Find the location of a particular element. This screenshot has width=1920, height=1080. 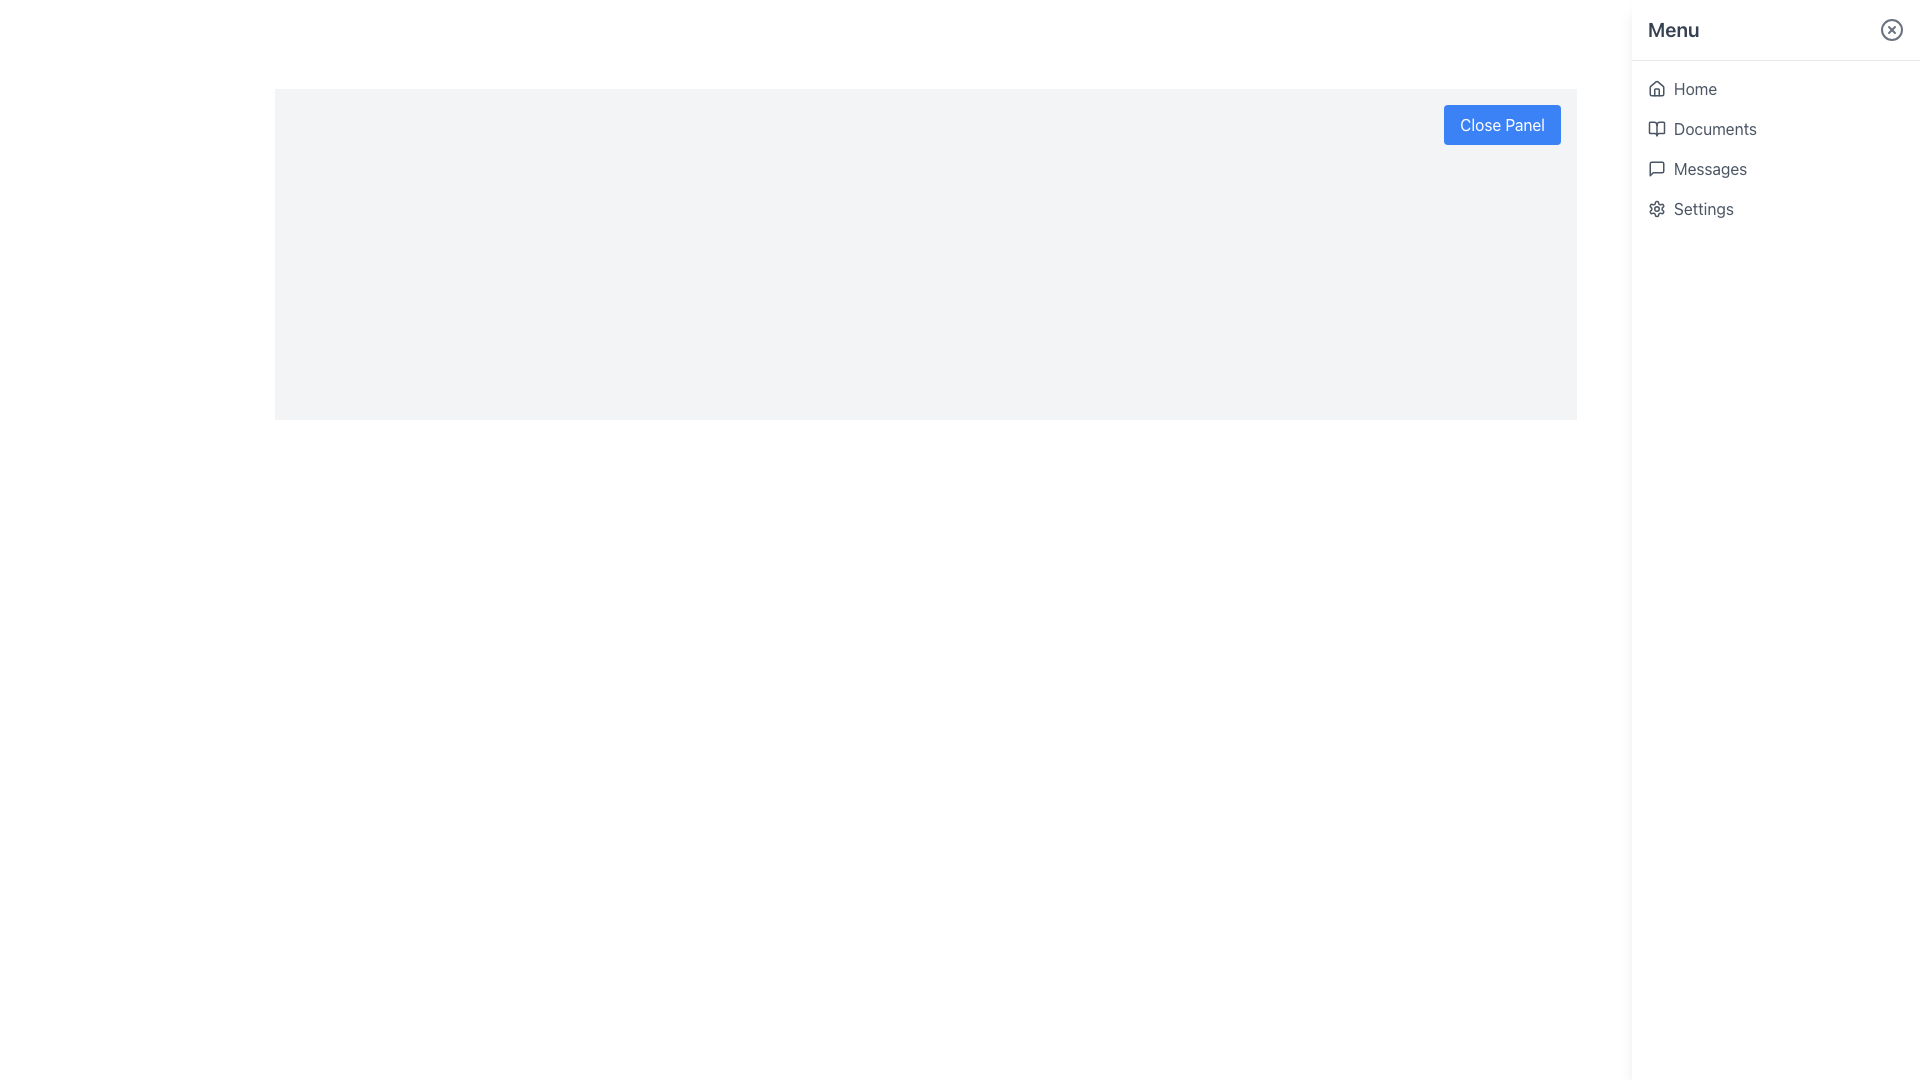

the close button located in the top-right corner of the menu panel header, adjacent to the 'Menu' text is located at coordinates (1890, 30).